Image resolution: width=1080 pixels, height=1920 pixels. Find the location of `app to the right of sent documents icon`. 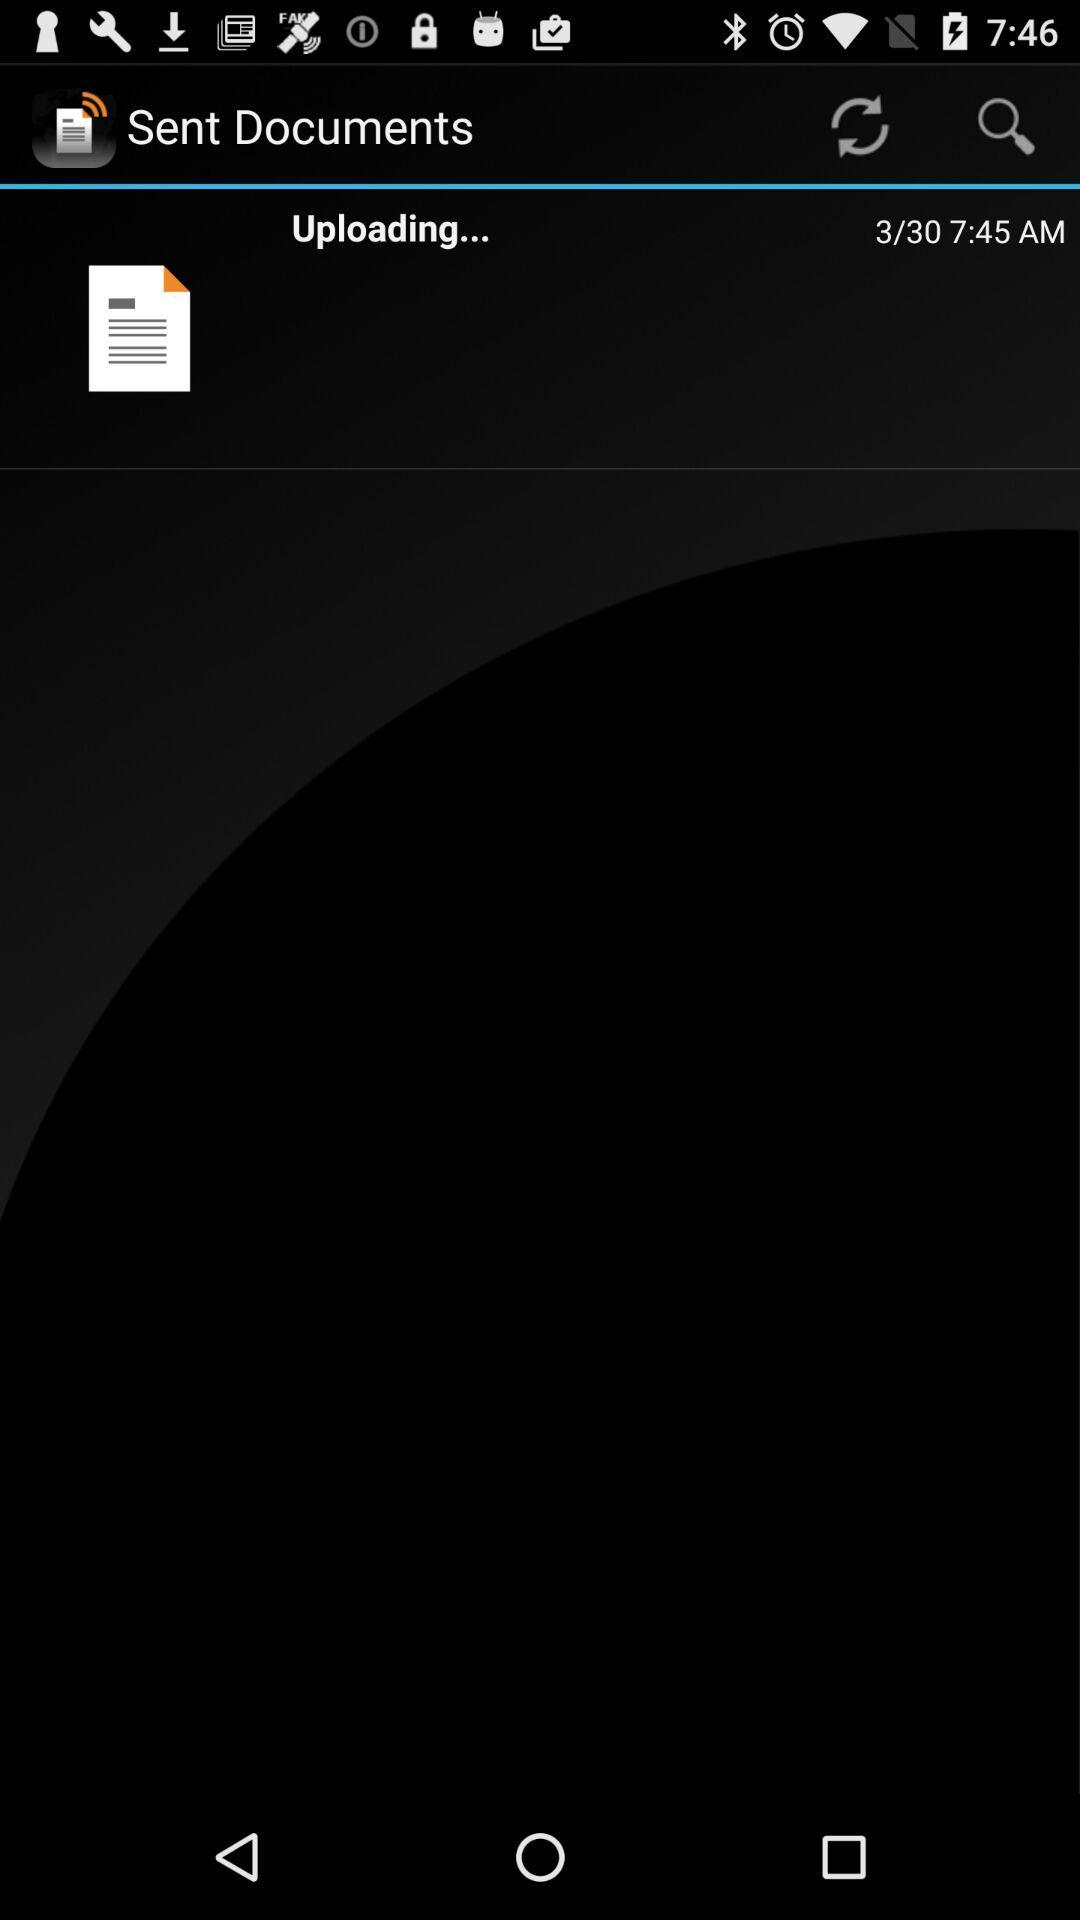

app to the right of sent documents icon is located at coordinates (858, 124).